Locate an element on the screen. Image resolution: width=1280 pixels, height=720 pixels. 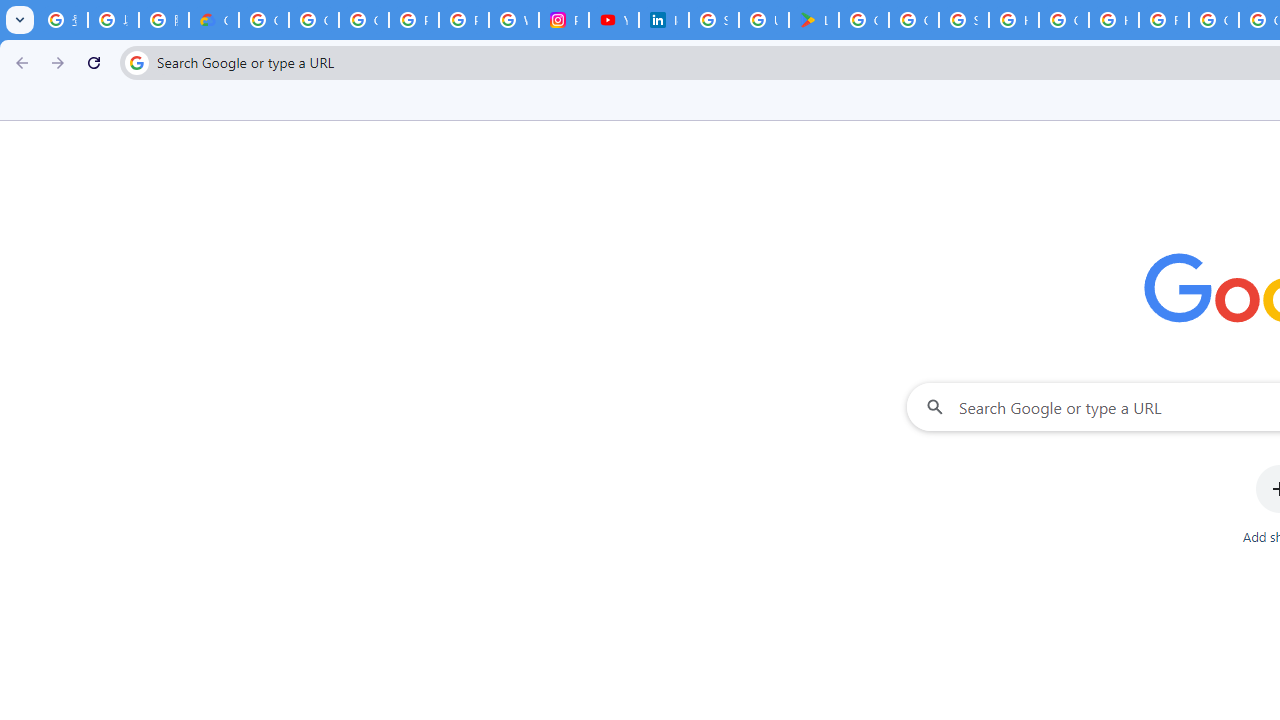
'Last Shelter: Survival - Apps on Google Play' is located at coordinates (813, 20).